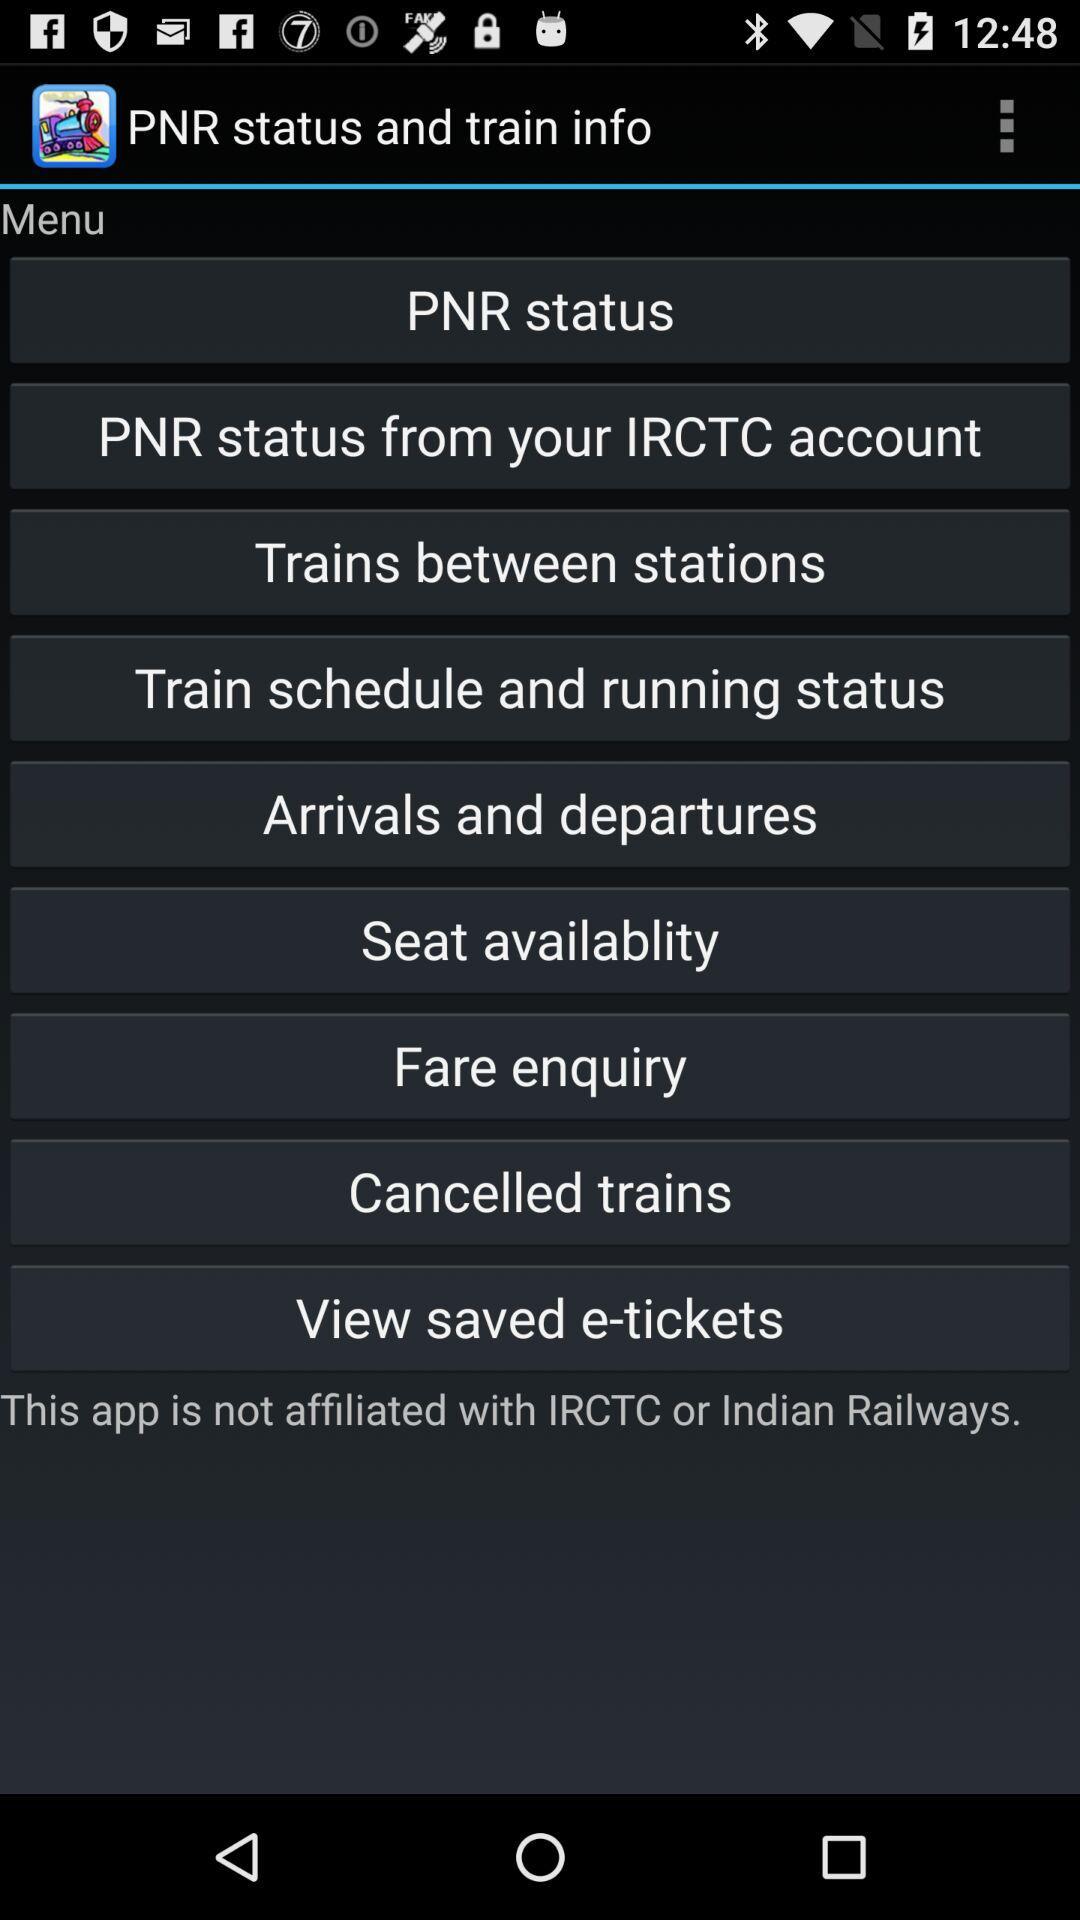 Image resolution: width=1080 pixels, height=1920 pixels. What do you see at coordinates (540, 812) in the screenshot?
I see `the button below train schedule and icon` at bounding box center [540, 812].